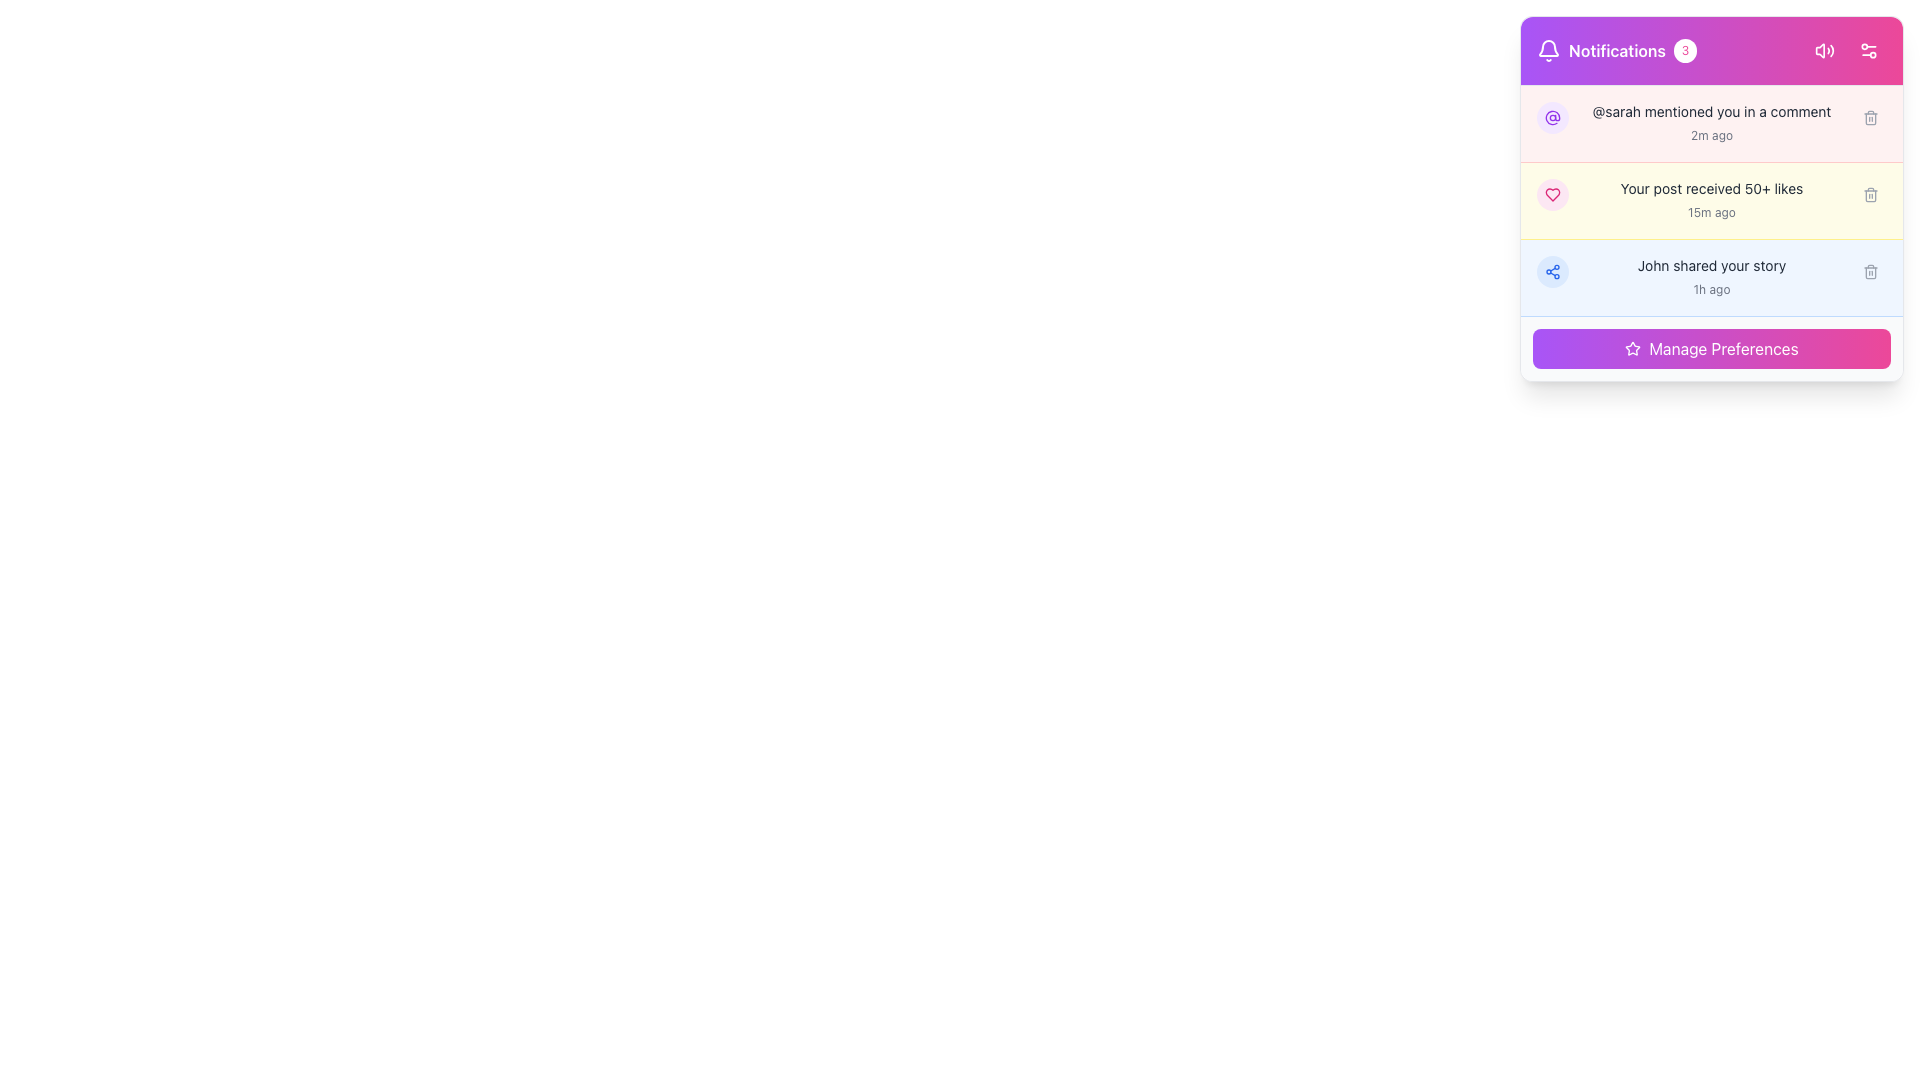 This screenshot has height=1080, width=1920. What do you see at coordinates (1552, 195) in the screenshot?
I see `the affection icon located in the notification panel` at bounding box center [1552, 195].